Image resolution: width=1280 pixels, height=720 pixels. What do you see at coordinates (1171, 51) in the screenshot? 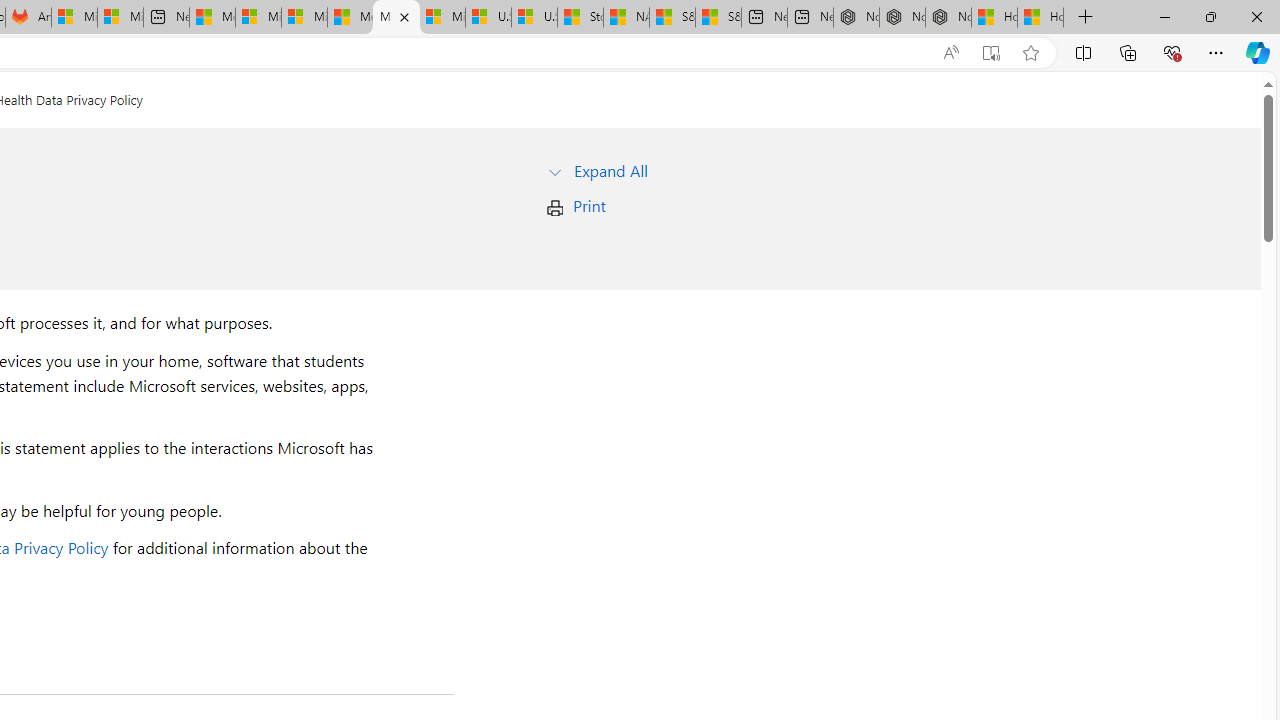
I see `'Browser essentials'` at bounding box center [1171, 51].